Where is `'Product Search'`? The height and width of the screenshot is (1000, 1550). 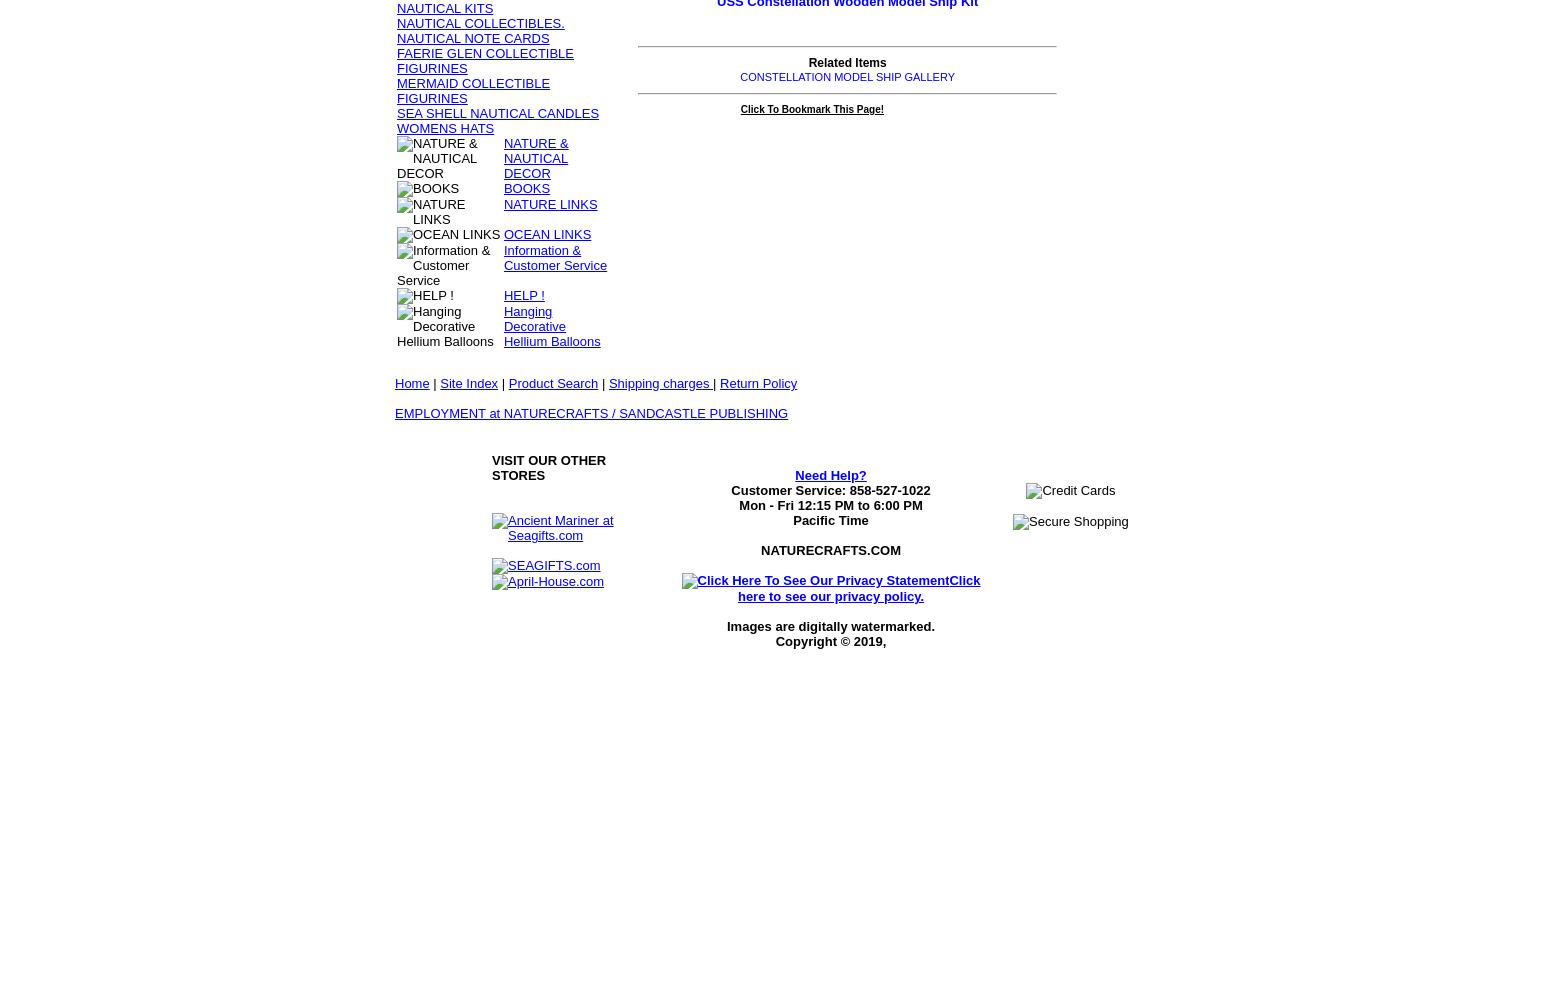 'Product Search' is located at coordinates (553, 383).